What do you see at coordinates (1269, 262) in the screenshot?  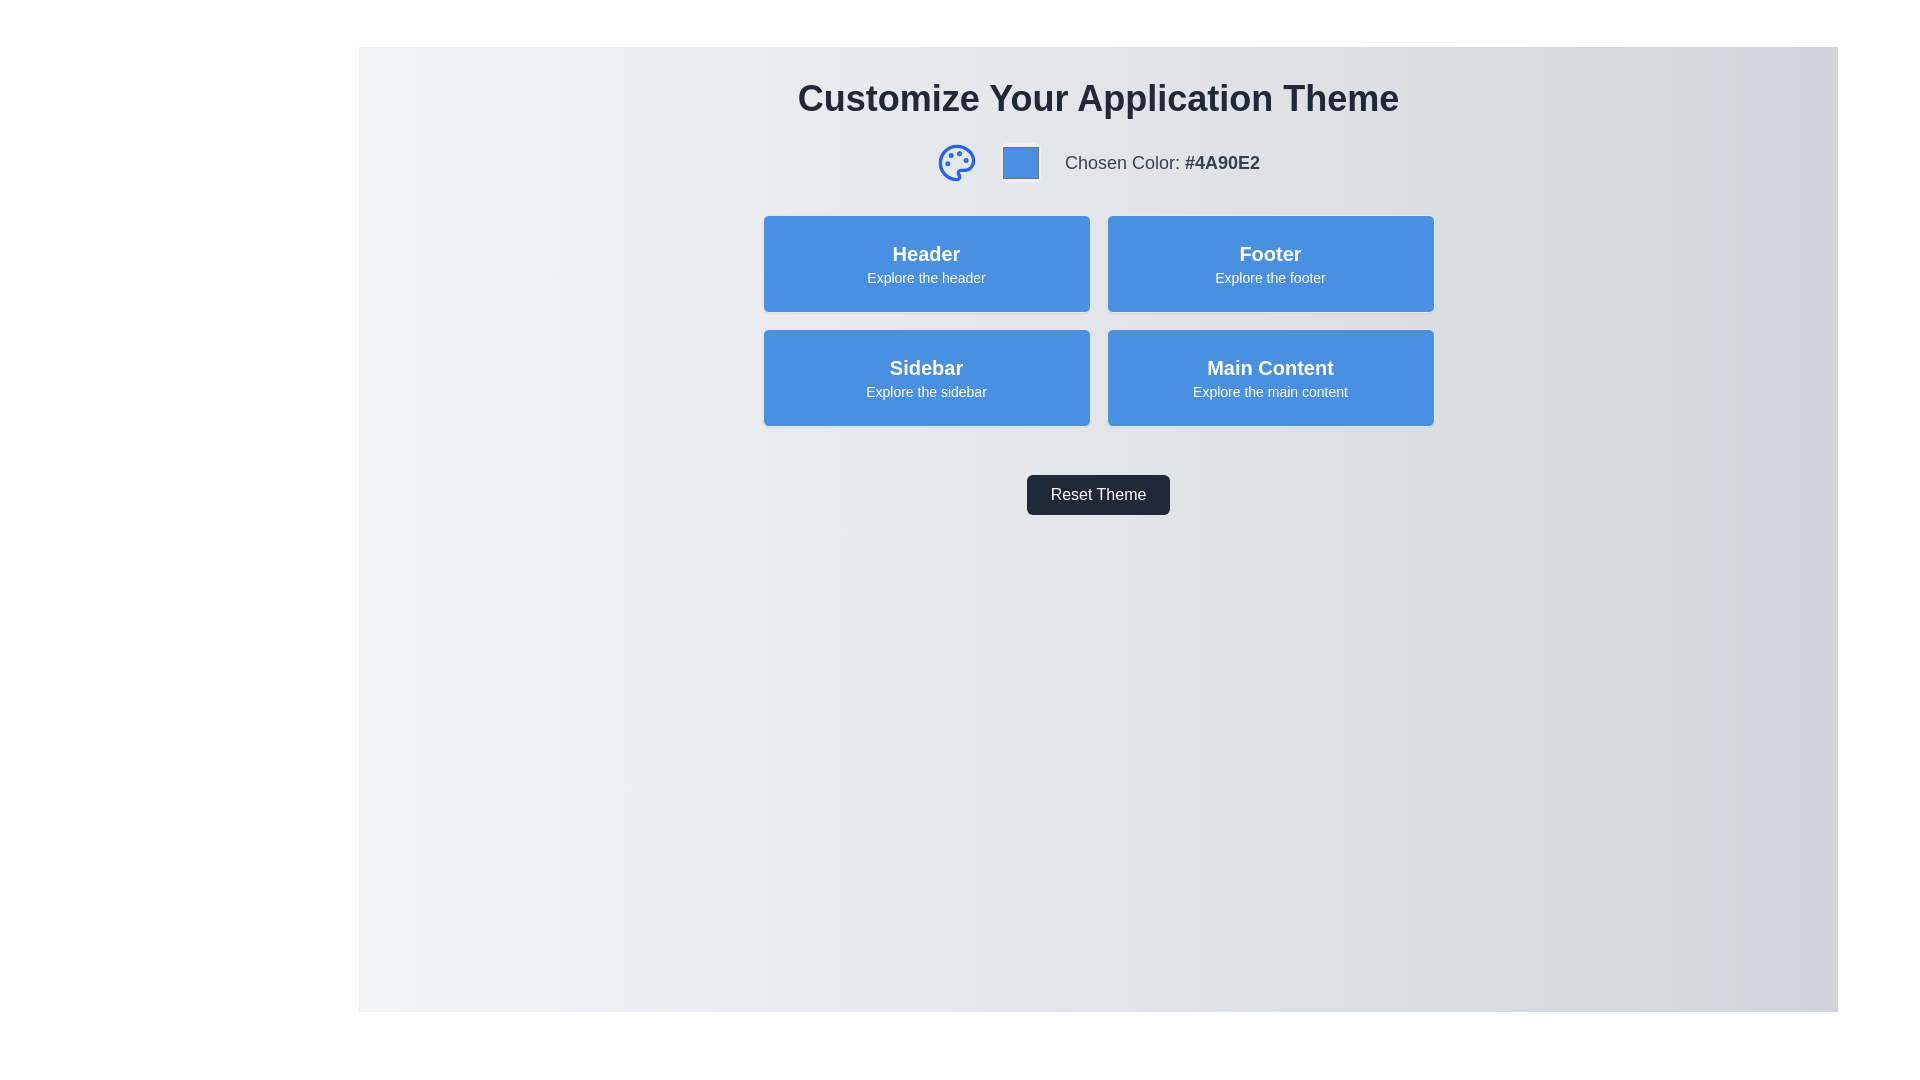 I see `the blue rectangular card labeled 'Footer', which contains the title 'Footer' in bold white text and subtext 'Explore the footer' below it` at bounding box center [1269, 262].